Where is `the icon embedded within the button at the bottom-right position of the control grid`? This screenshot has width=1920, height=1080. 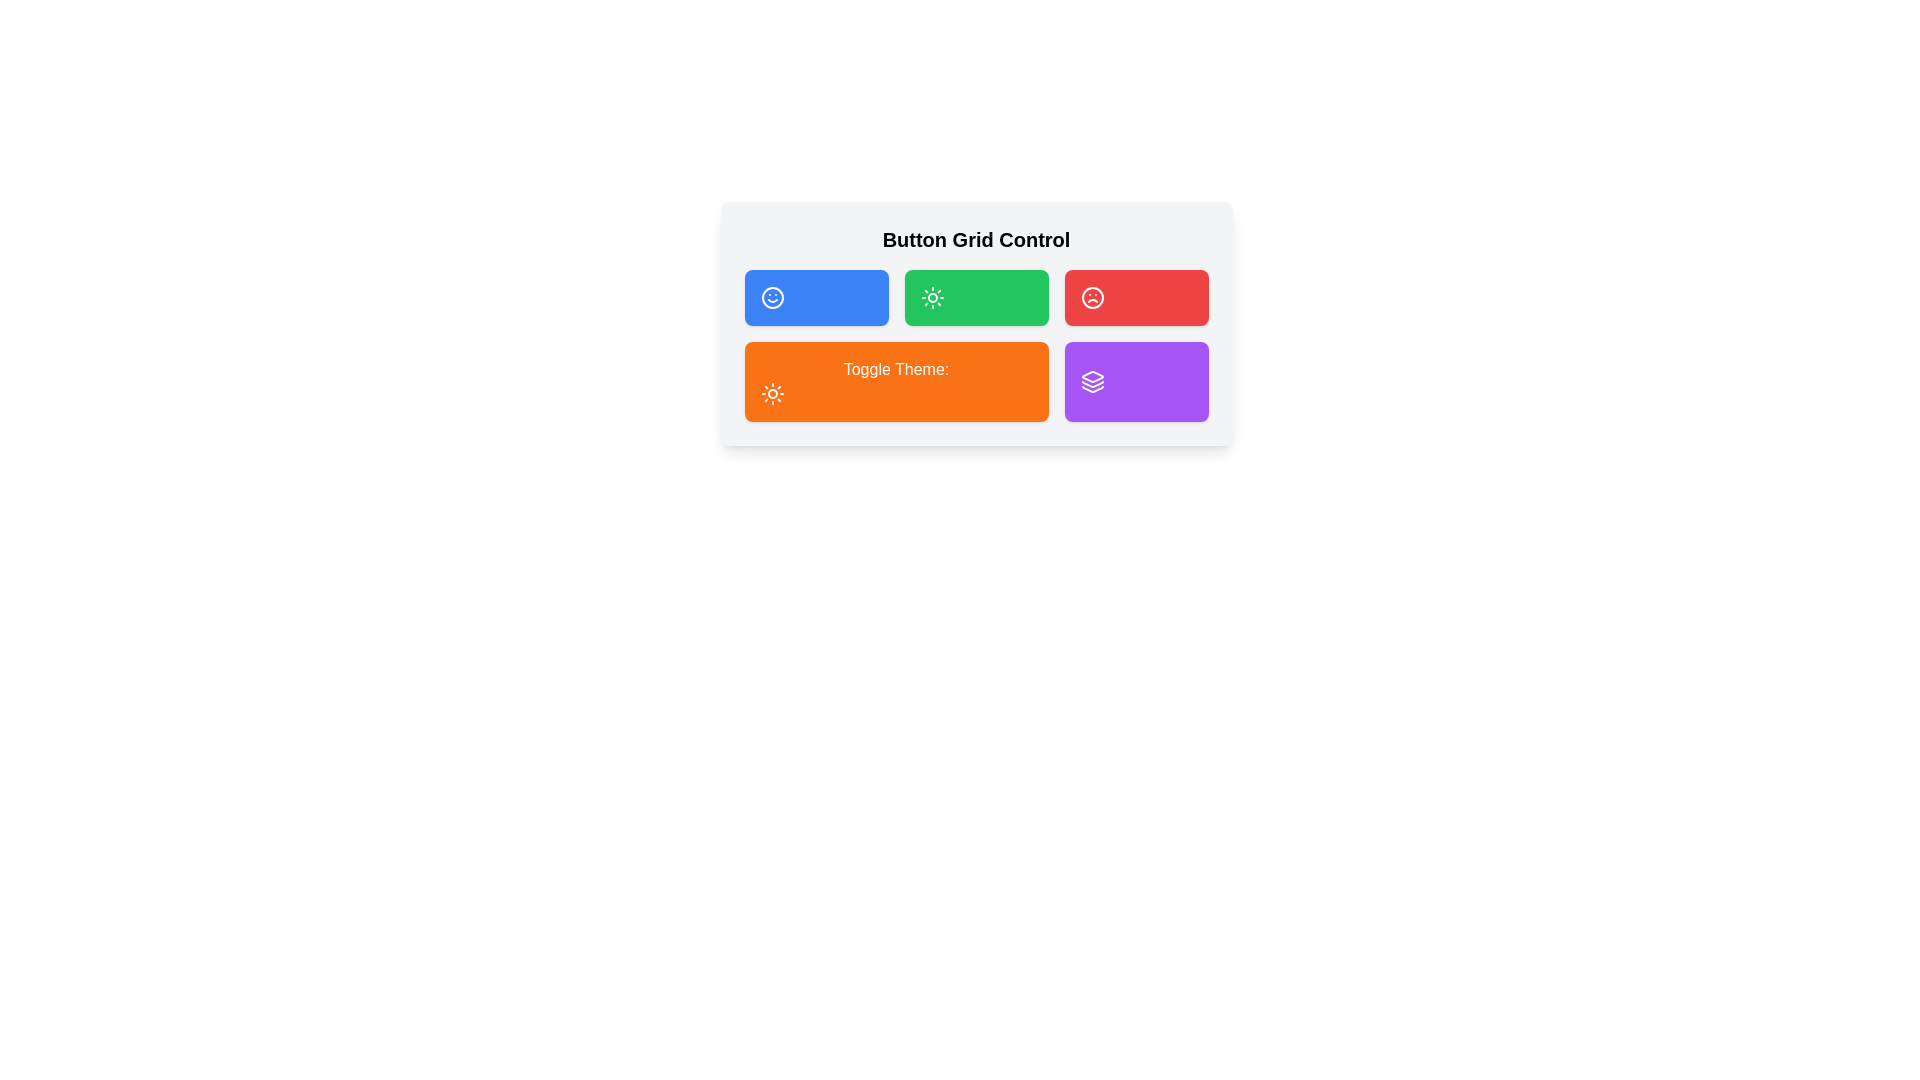
the icon embedded within the button at the bottom-right position of the control grid is located at coordinates (1091, 384).